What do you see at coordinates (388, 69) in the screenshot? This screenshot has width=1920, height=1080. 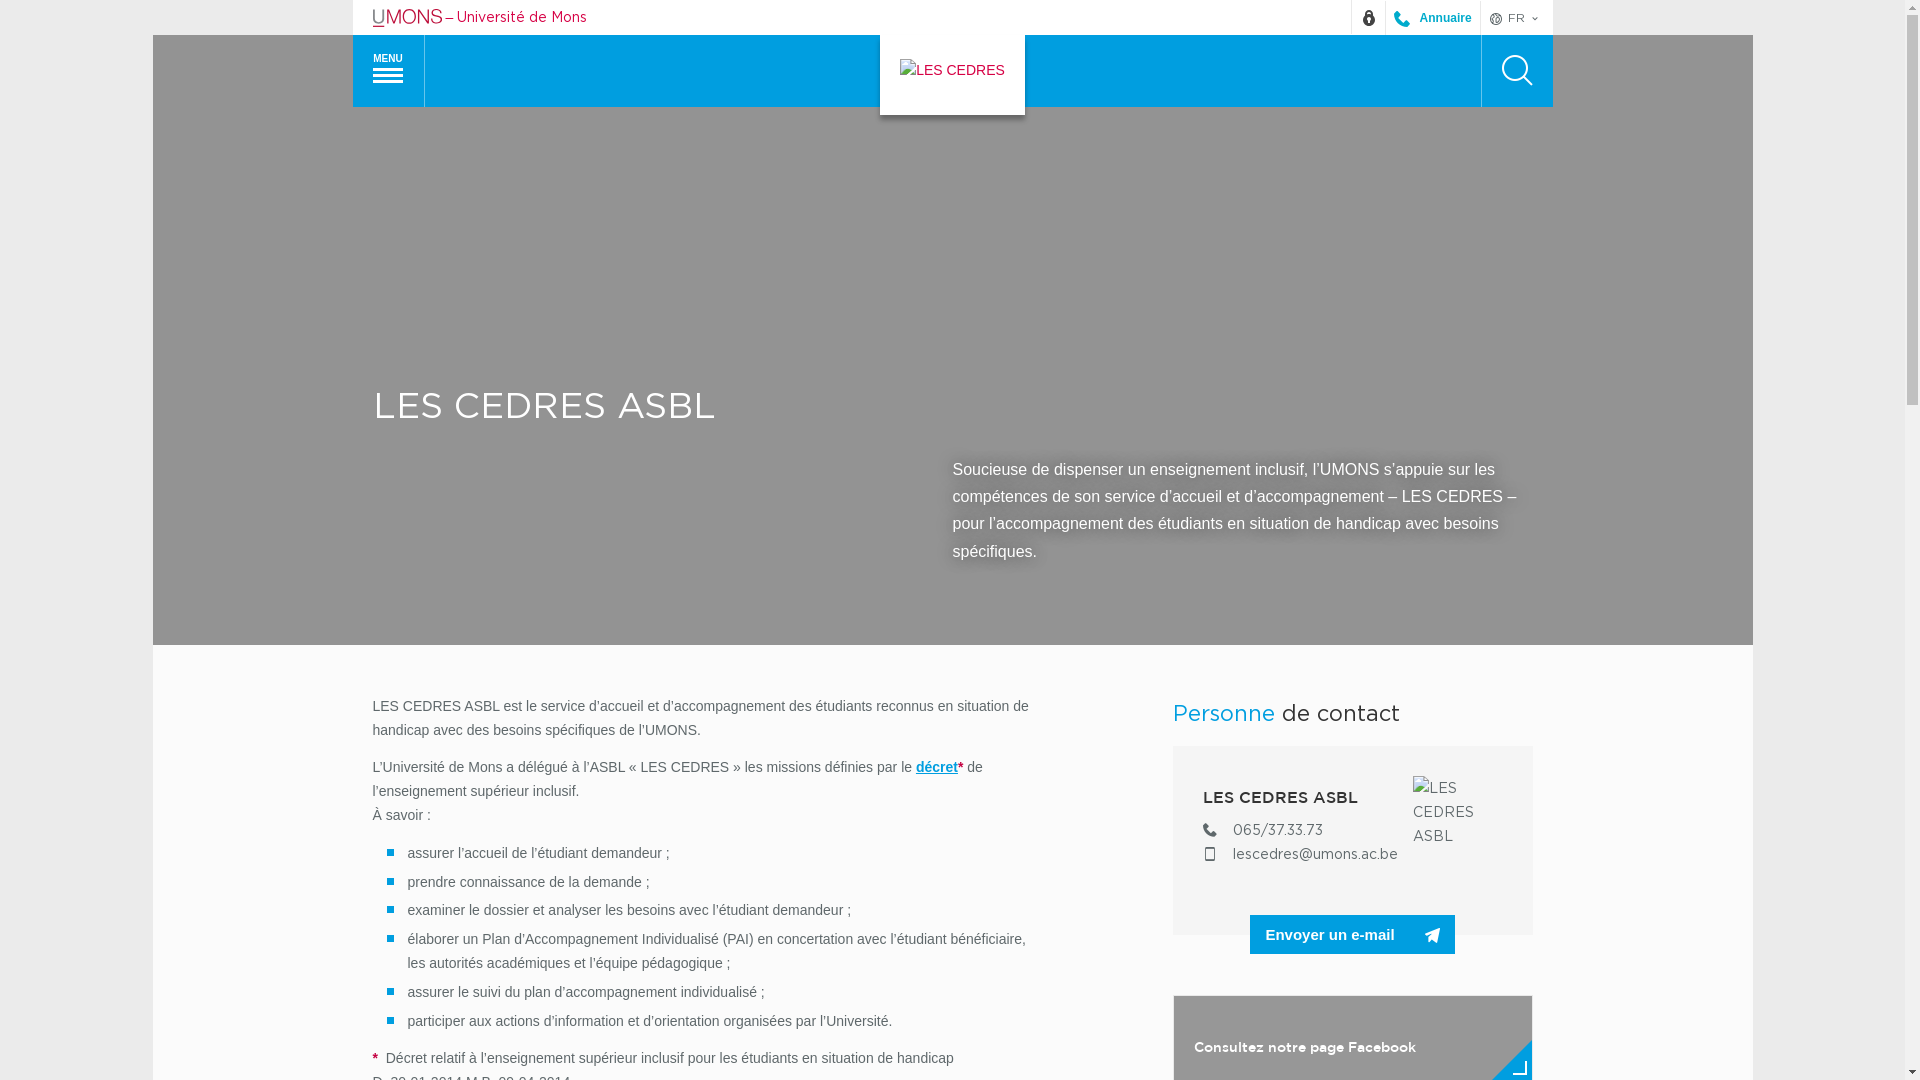 I see `'MENU'` at bounding box center [388, 69].